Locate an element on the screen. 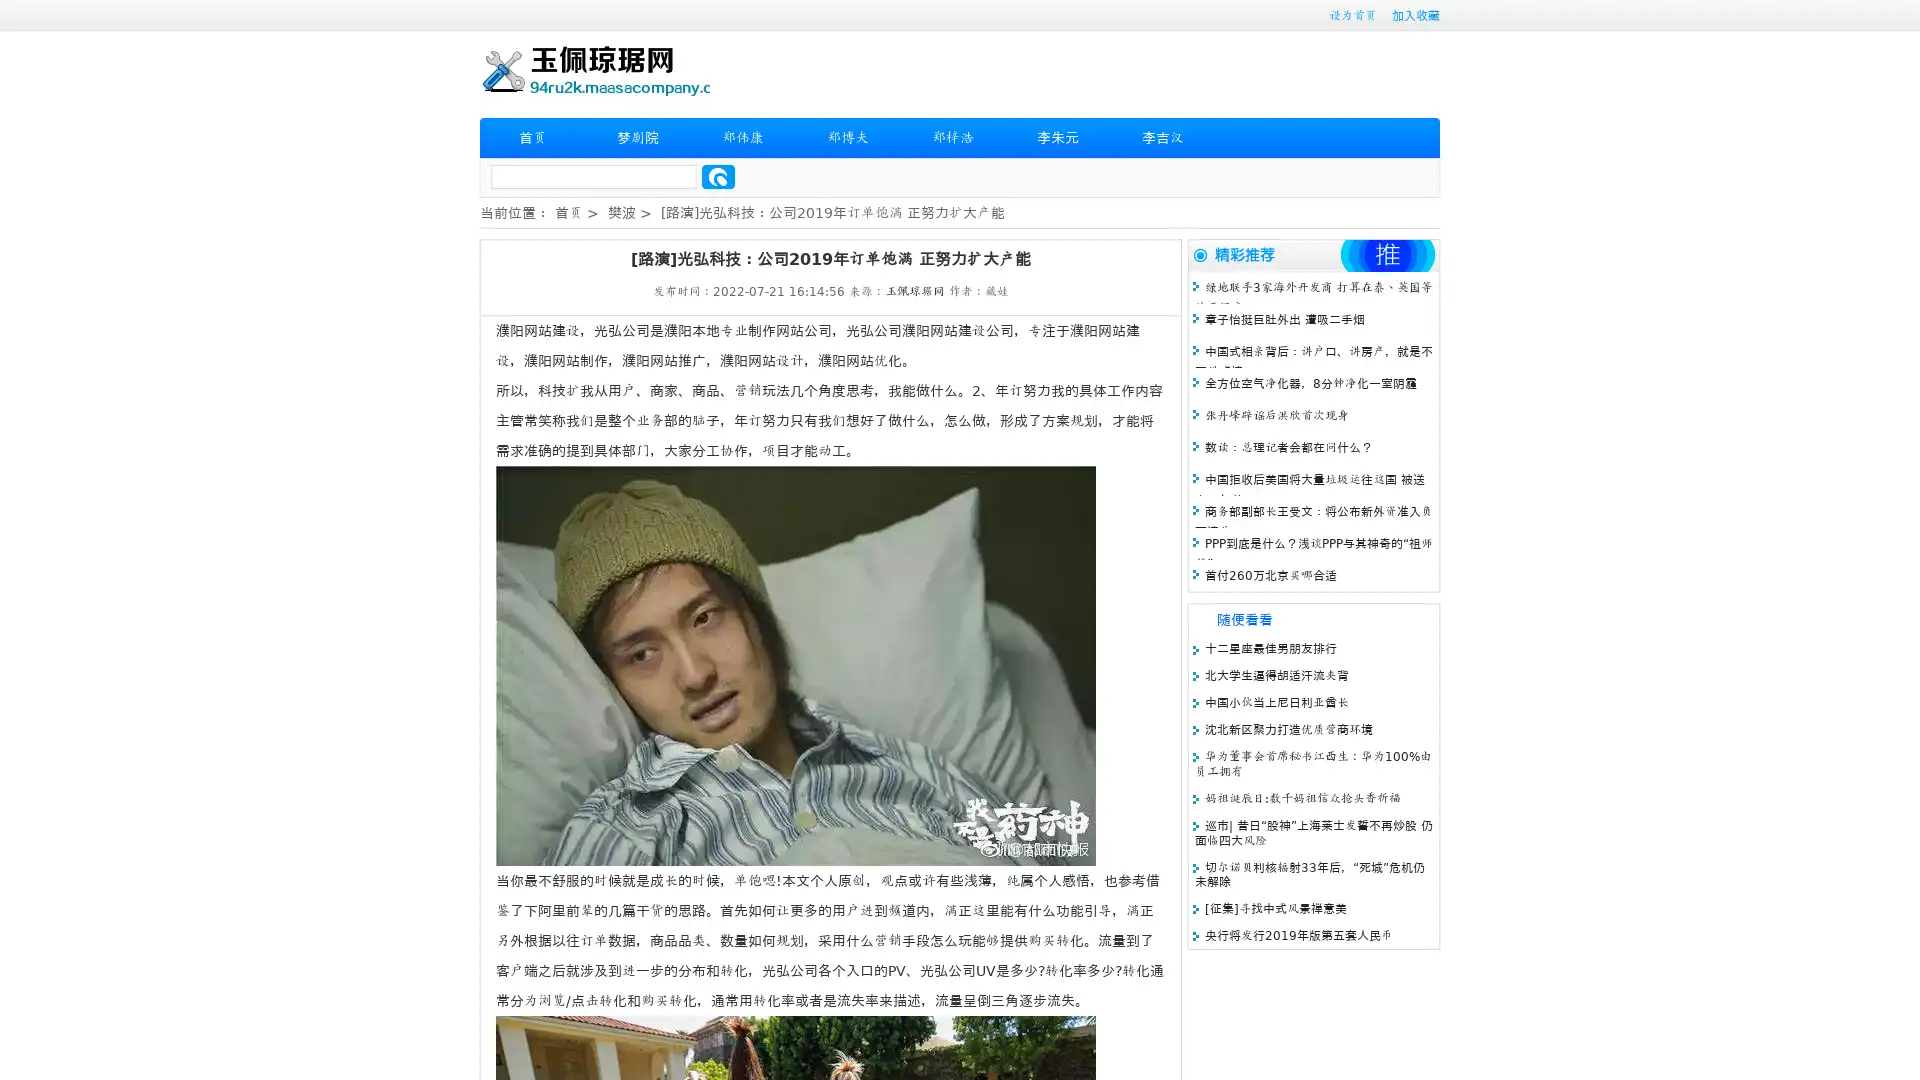  Search is located at coordinates (718, 176).